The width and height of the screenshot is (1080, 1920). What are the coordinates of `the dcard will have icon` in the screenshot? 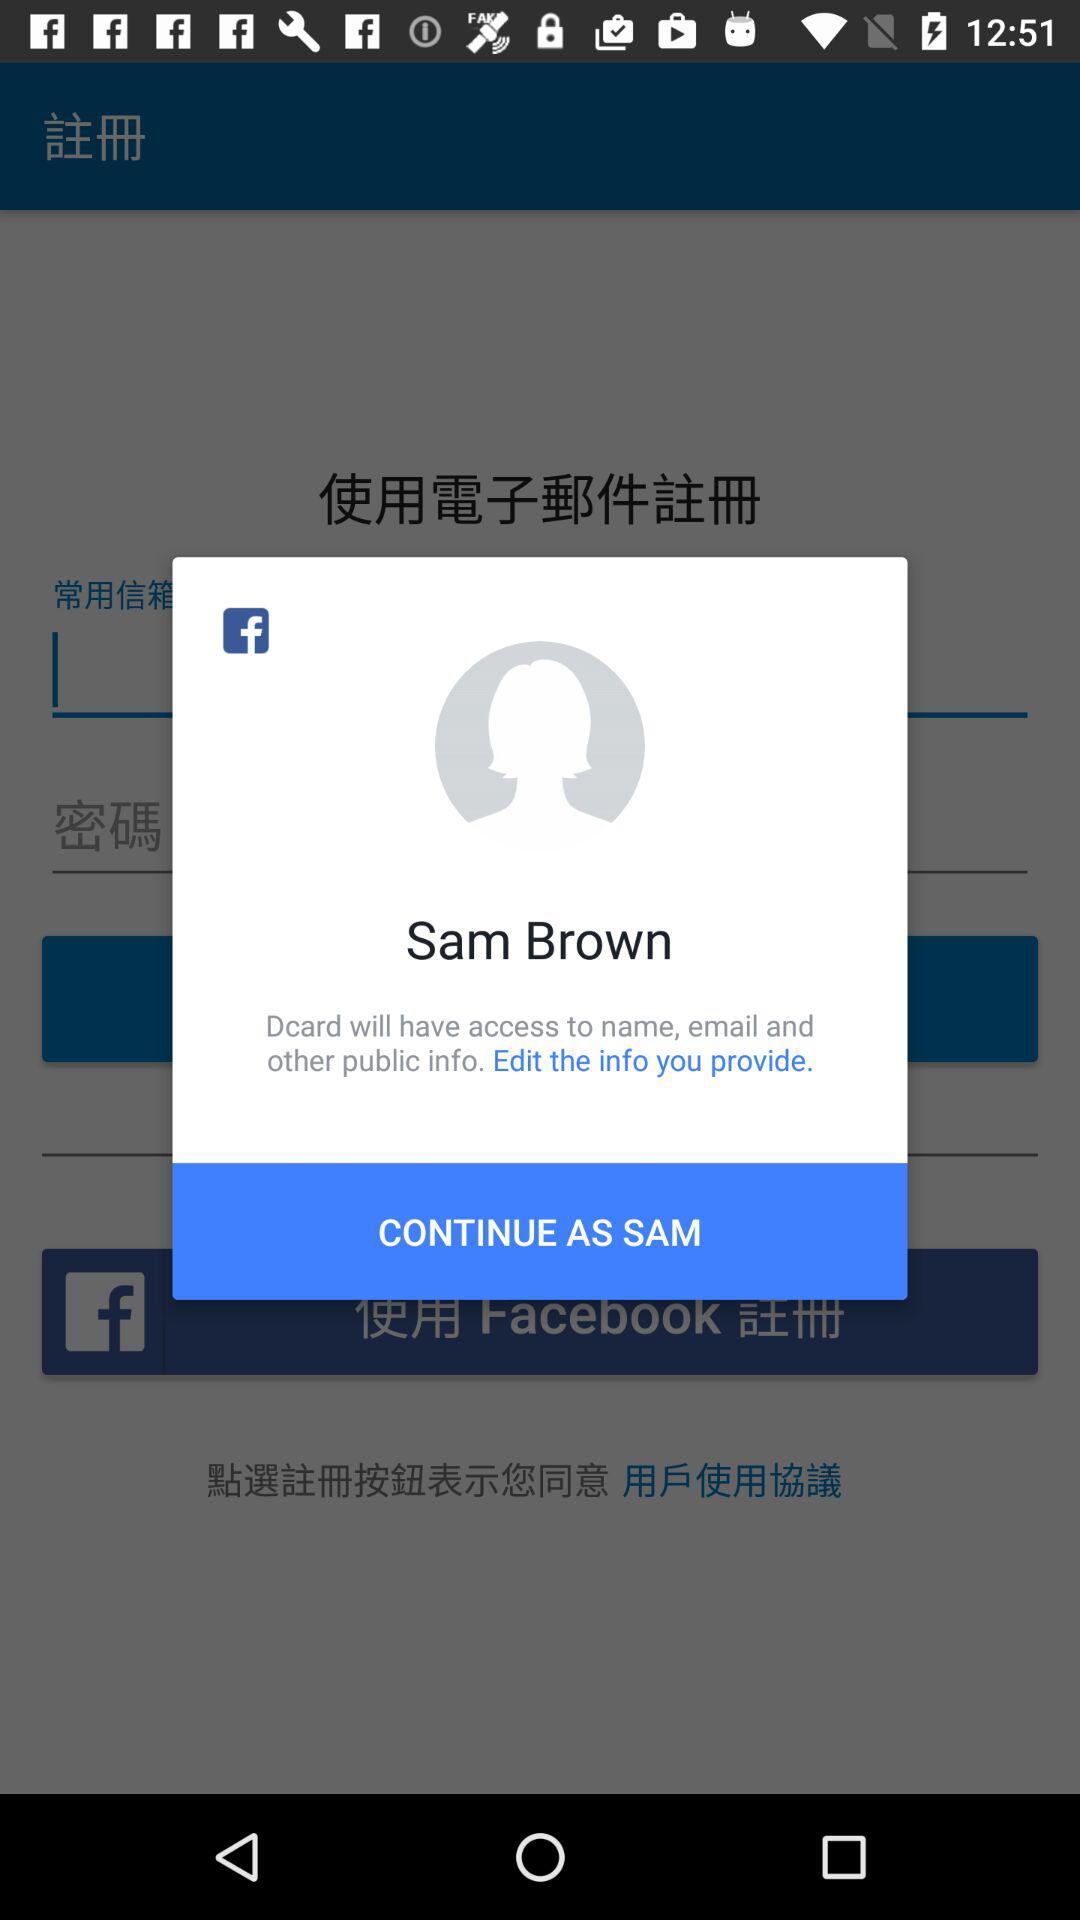 It's located at (540, 1041).